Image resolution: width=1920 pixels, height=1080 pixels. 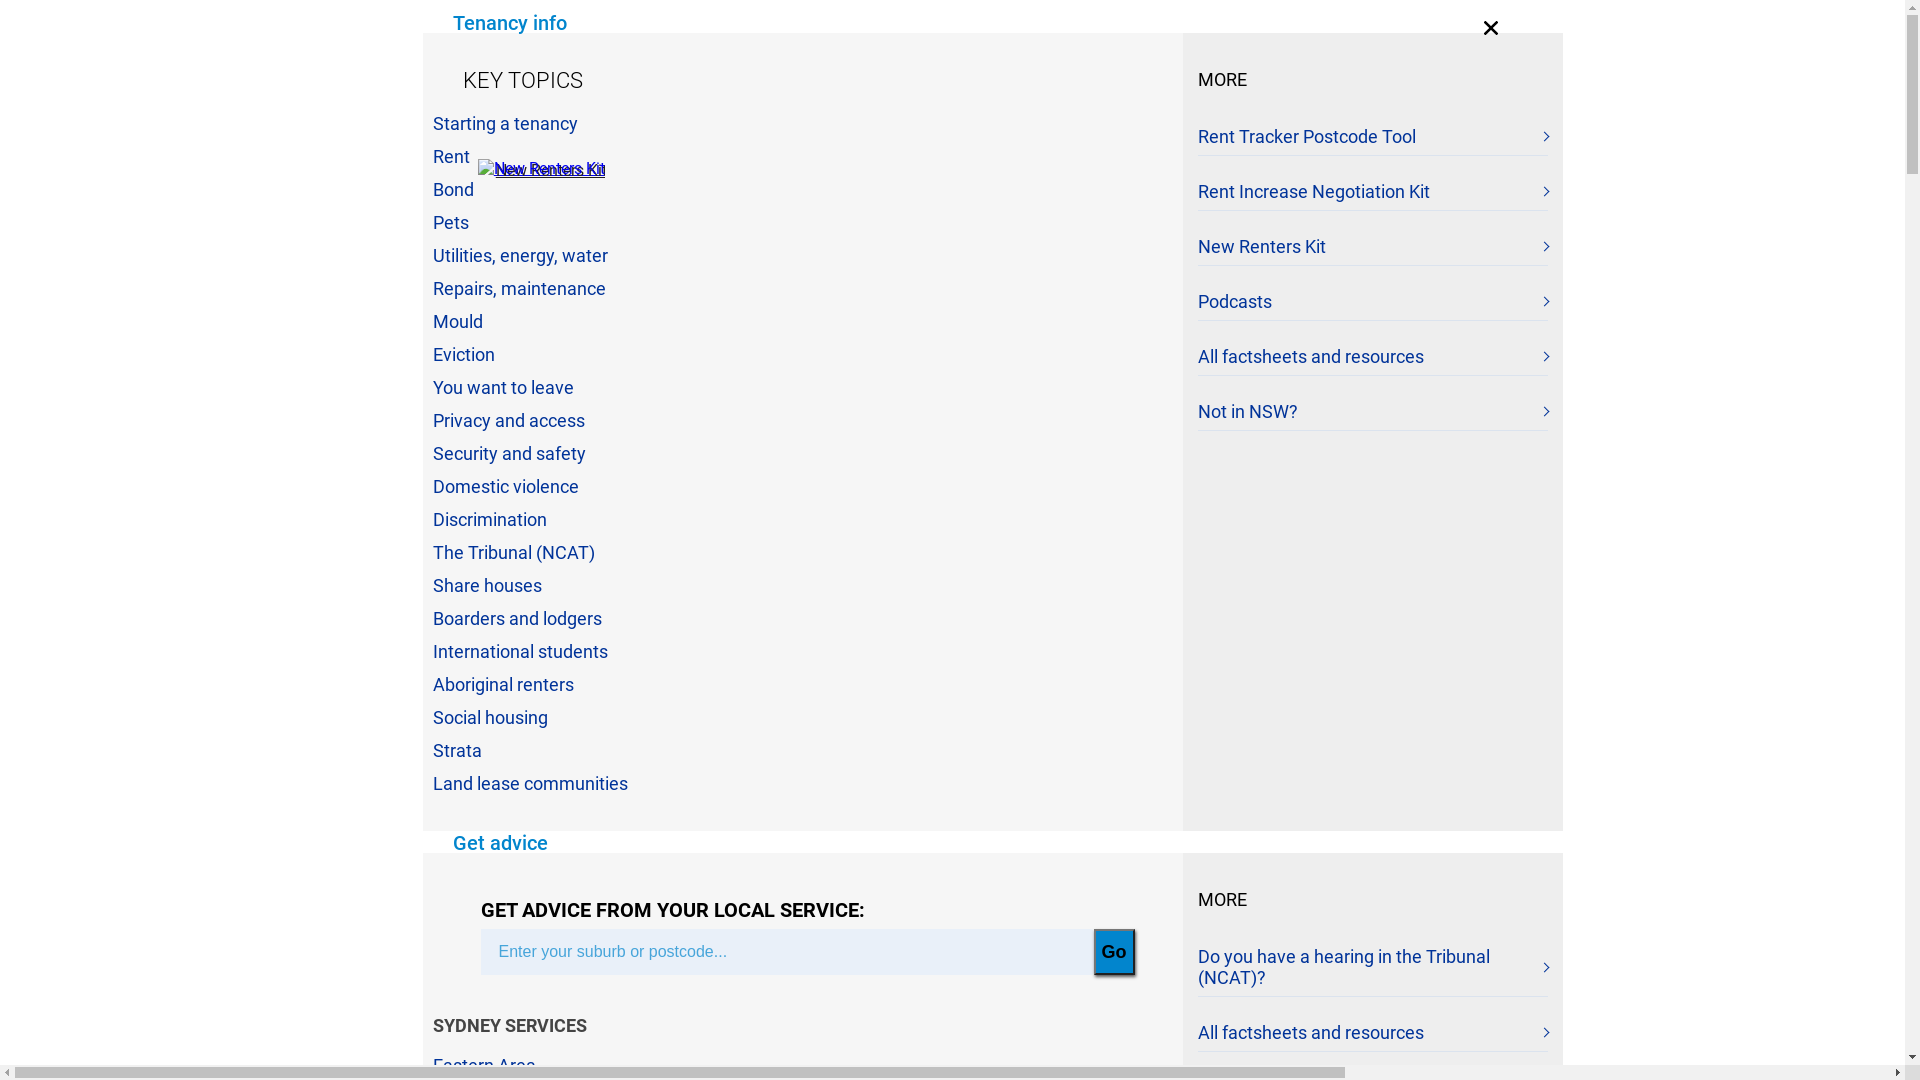 I want to click on 'Starting a tenancy', so click(x=504, y=123).